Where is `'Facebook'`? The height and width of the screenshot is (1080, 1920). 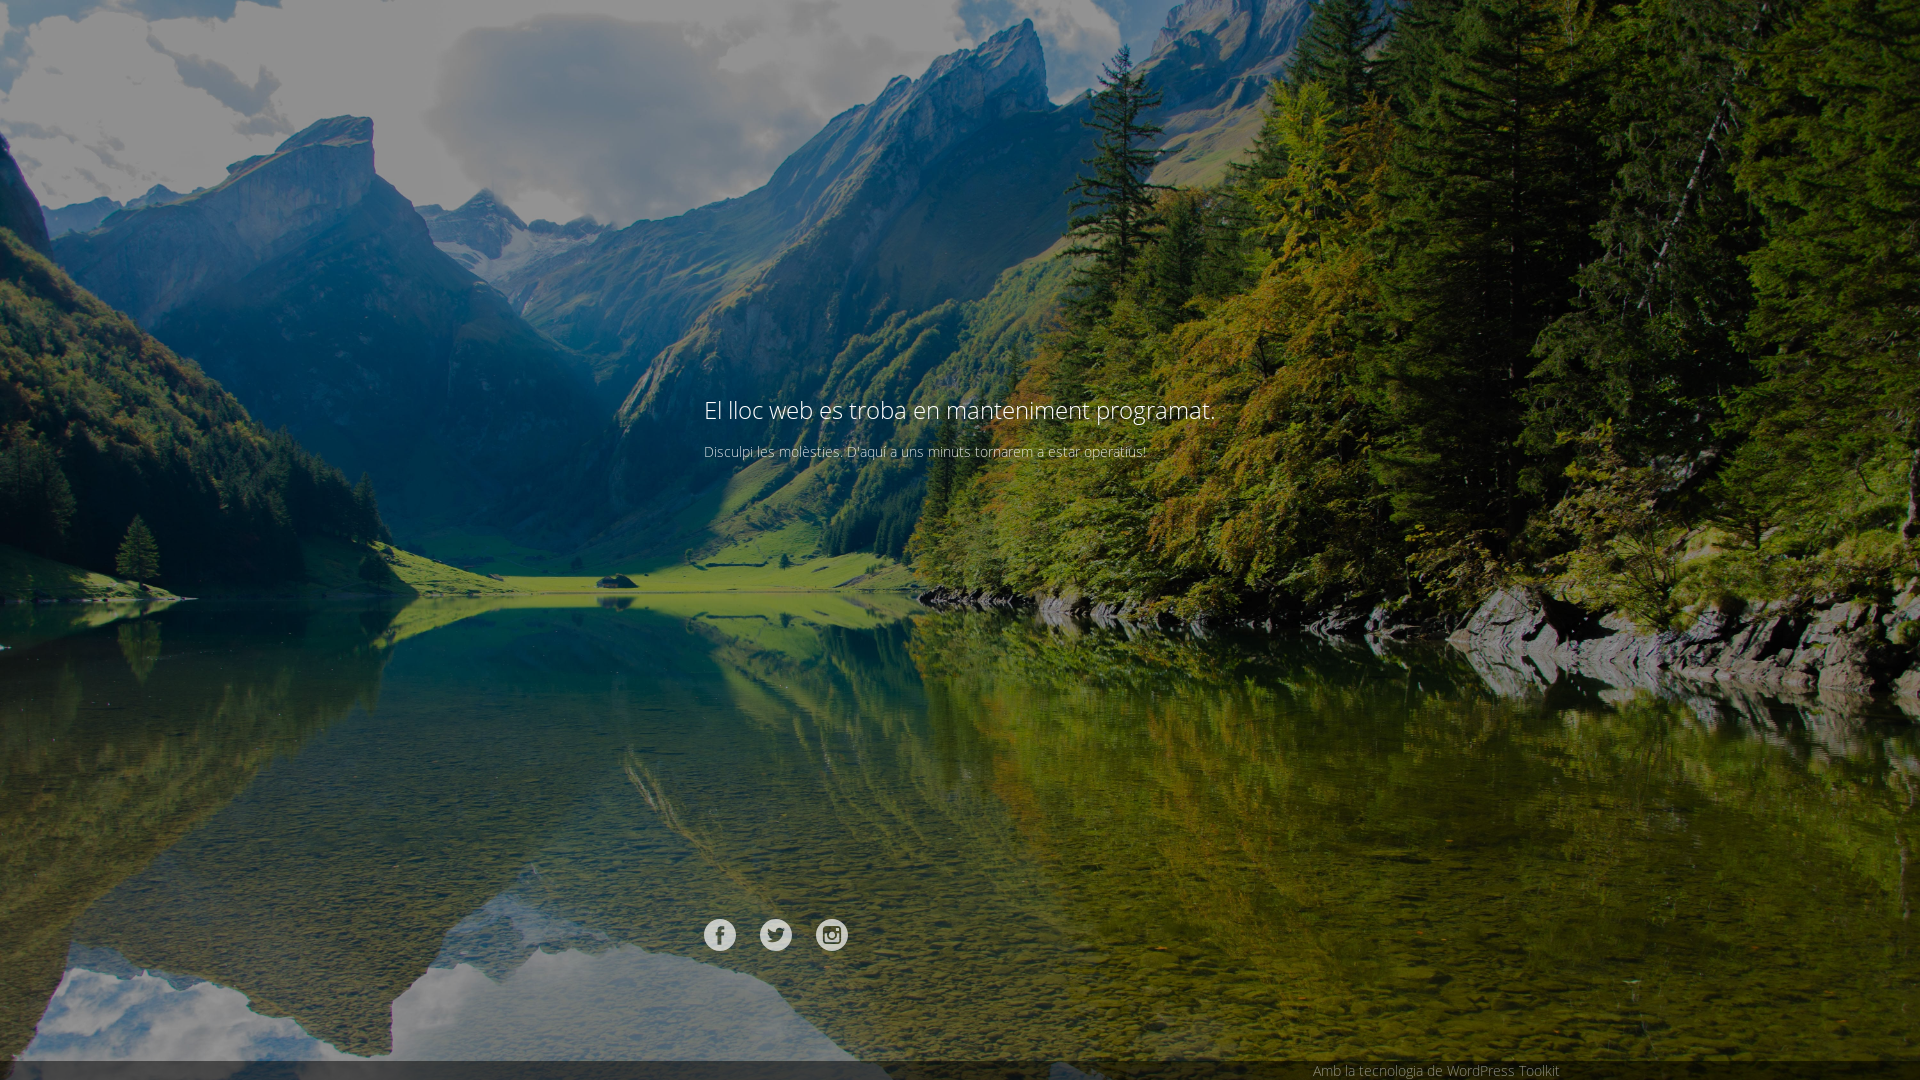 'Facebook' is located at coordinates (720, 934).